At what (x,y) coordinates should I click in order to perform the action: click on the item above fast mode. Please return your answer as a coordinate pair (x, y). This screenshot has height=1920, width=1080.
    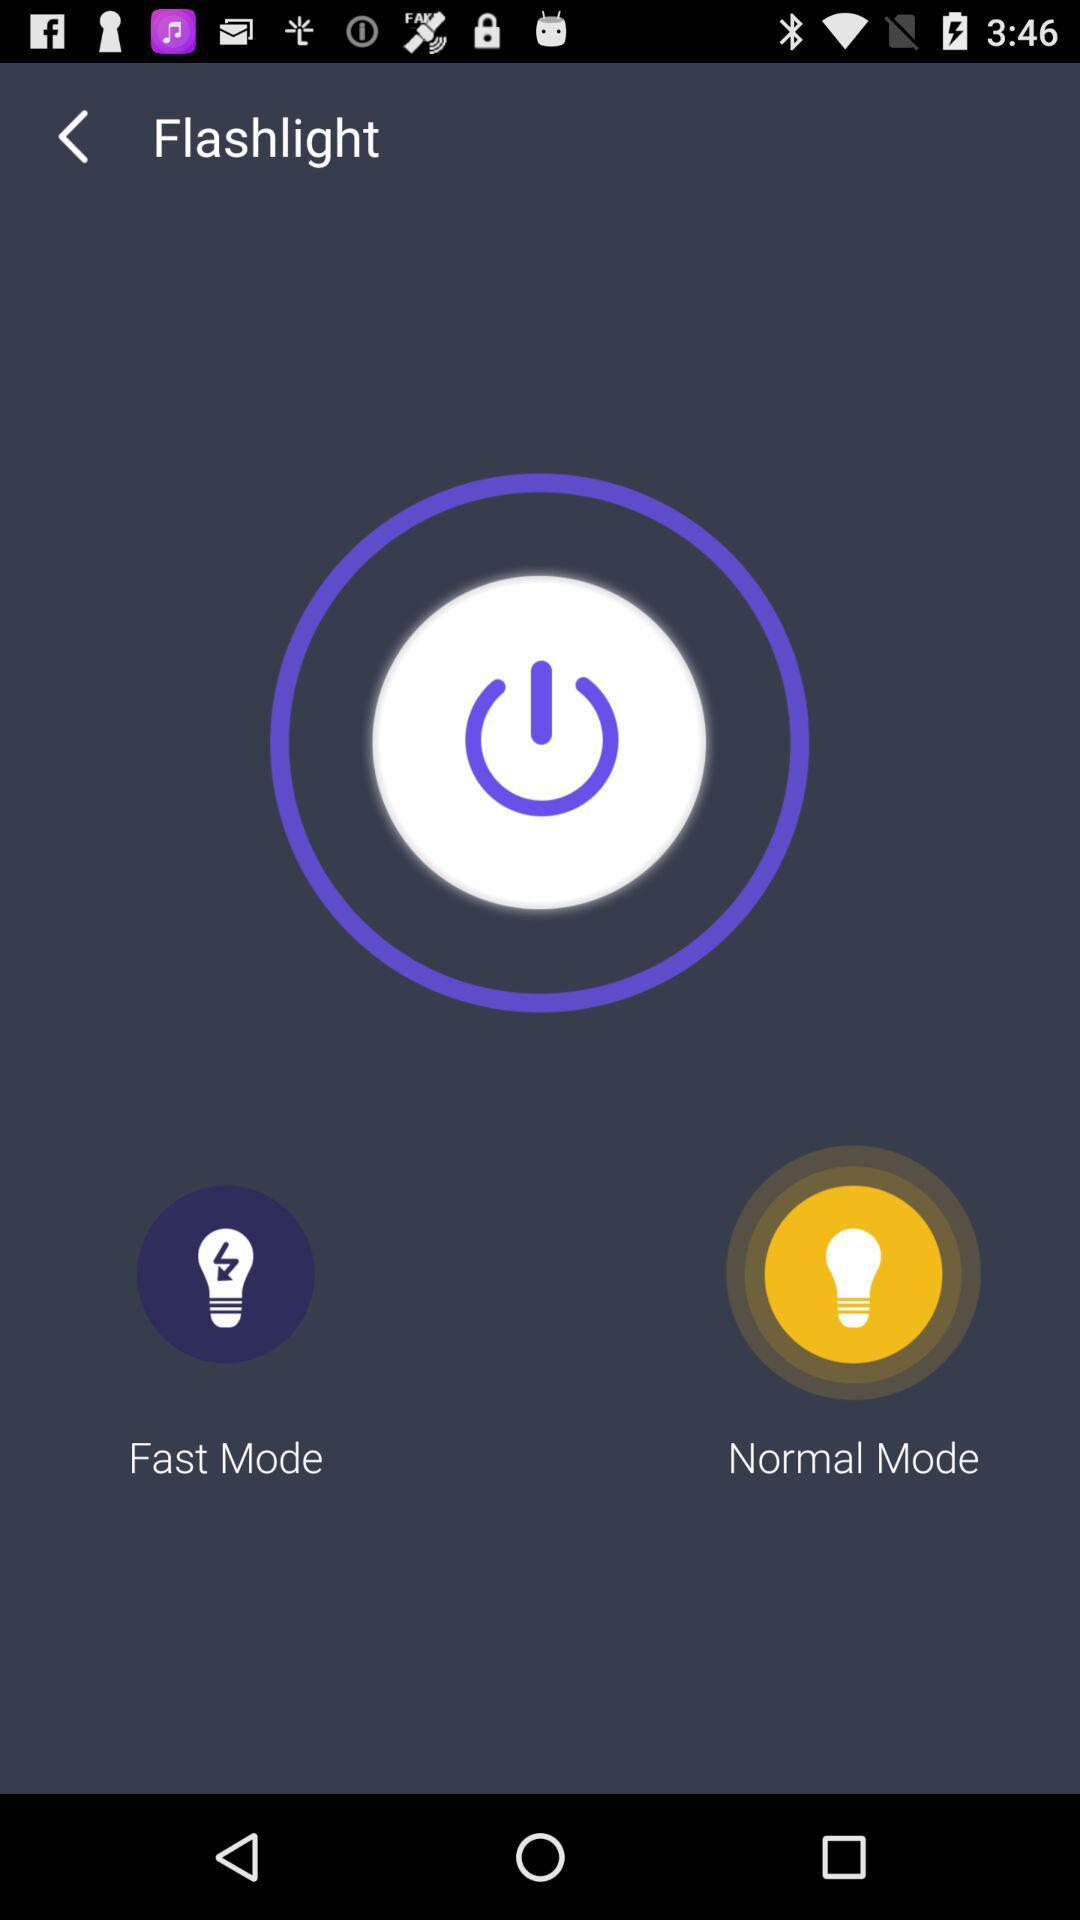
    Looking at the image, I should click on (538, 741).